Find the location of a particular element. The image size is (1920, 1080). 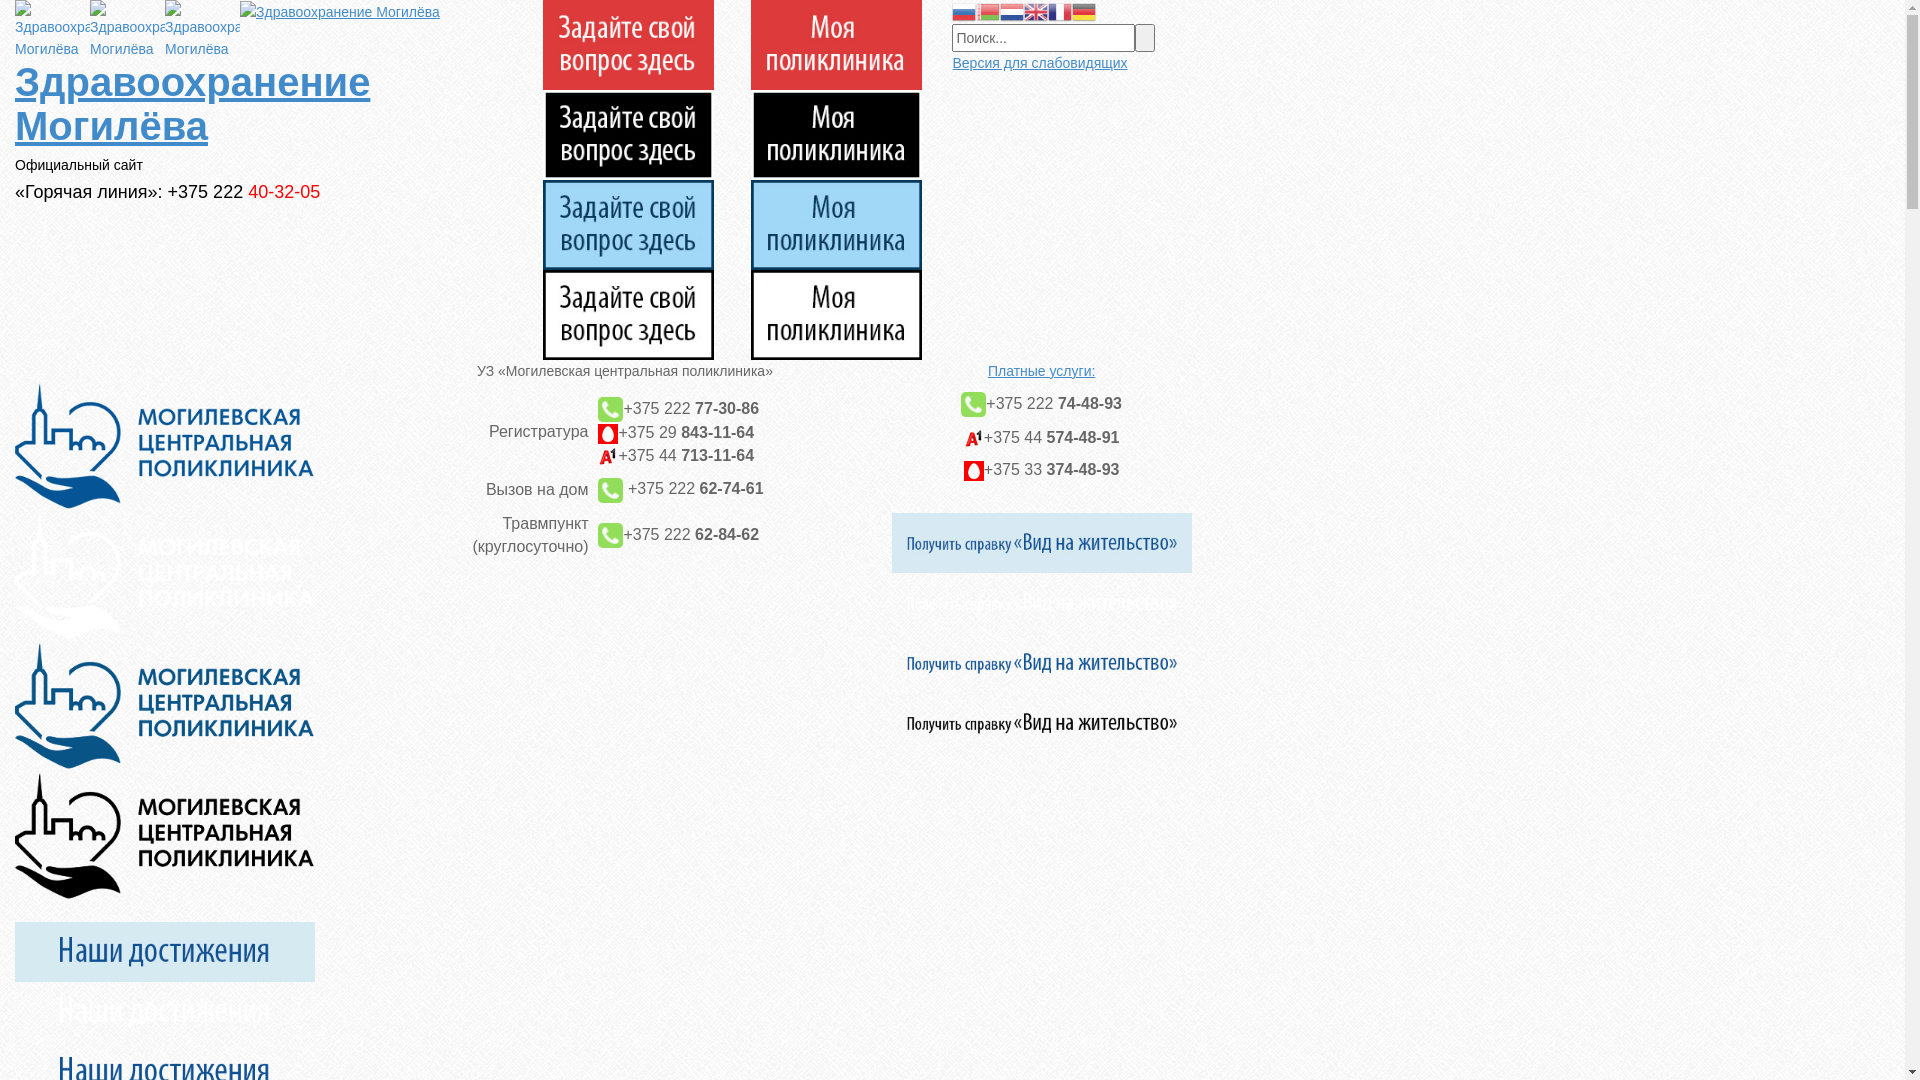

'French' is located at coordinates (1046, 11).